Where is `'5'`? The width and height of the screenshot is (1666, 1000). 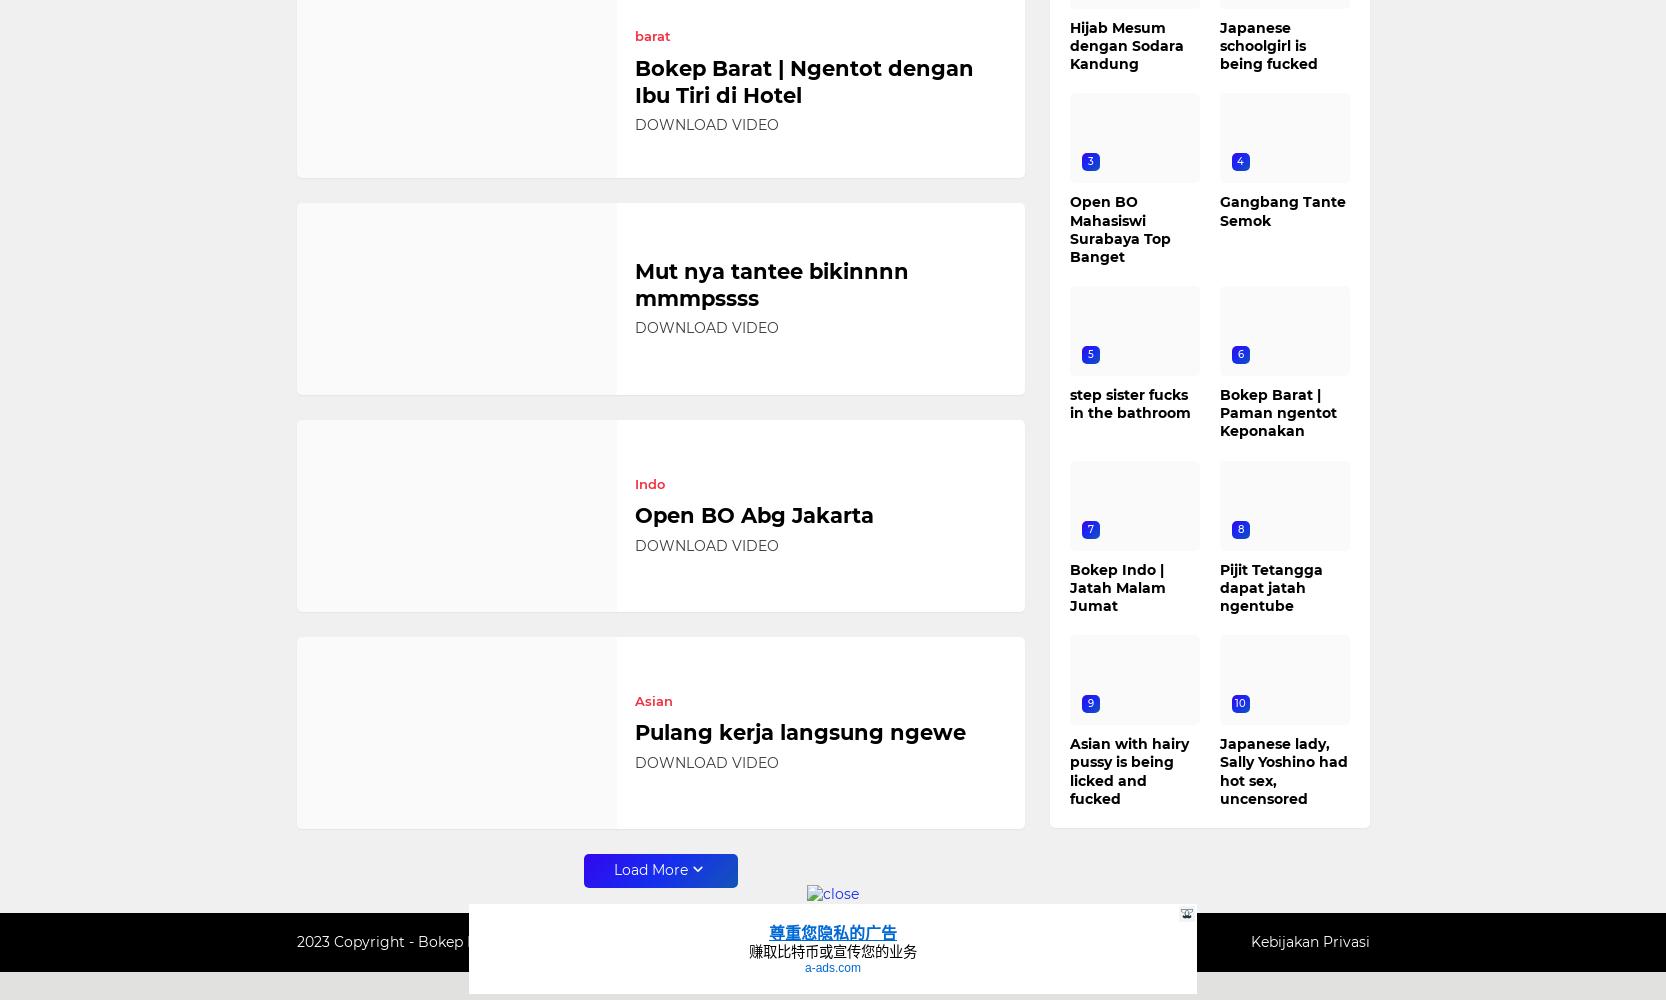 '5' is located at coordinates (1090, 353).